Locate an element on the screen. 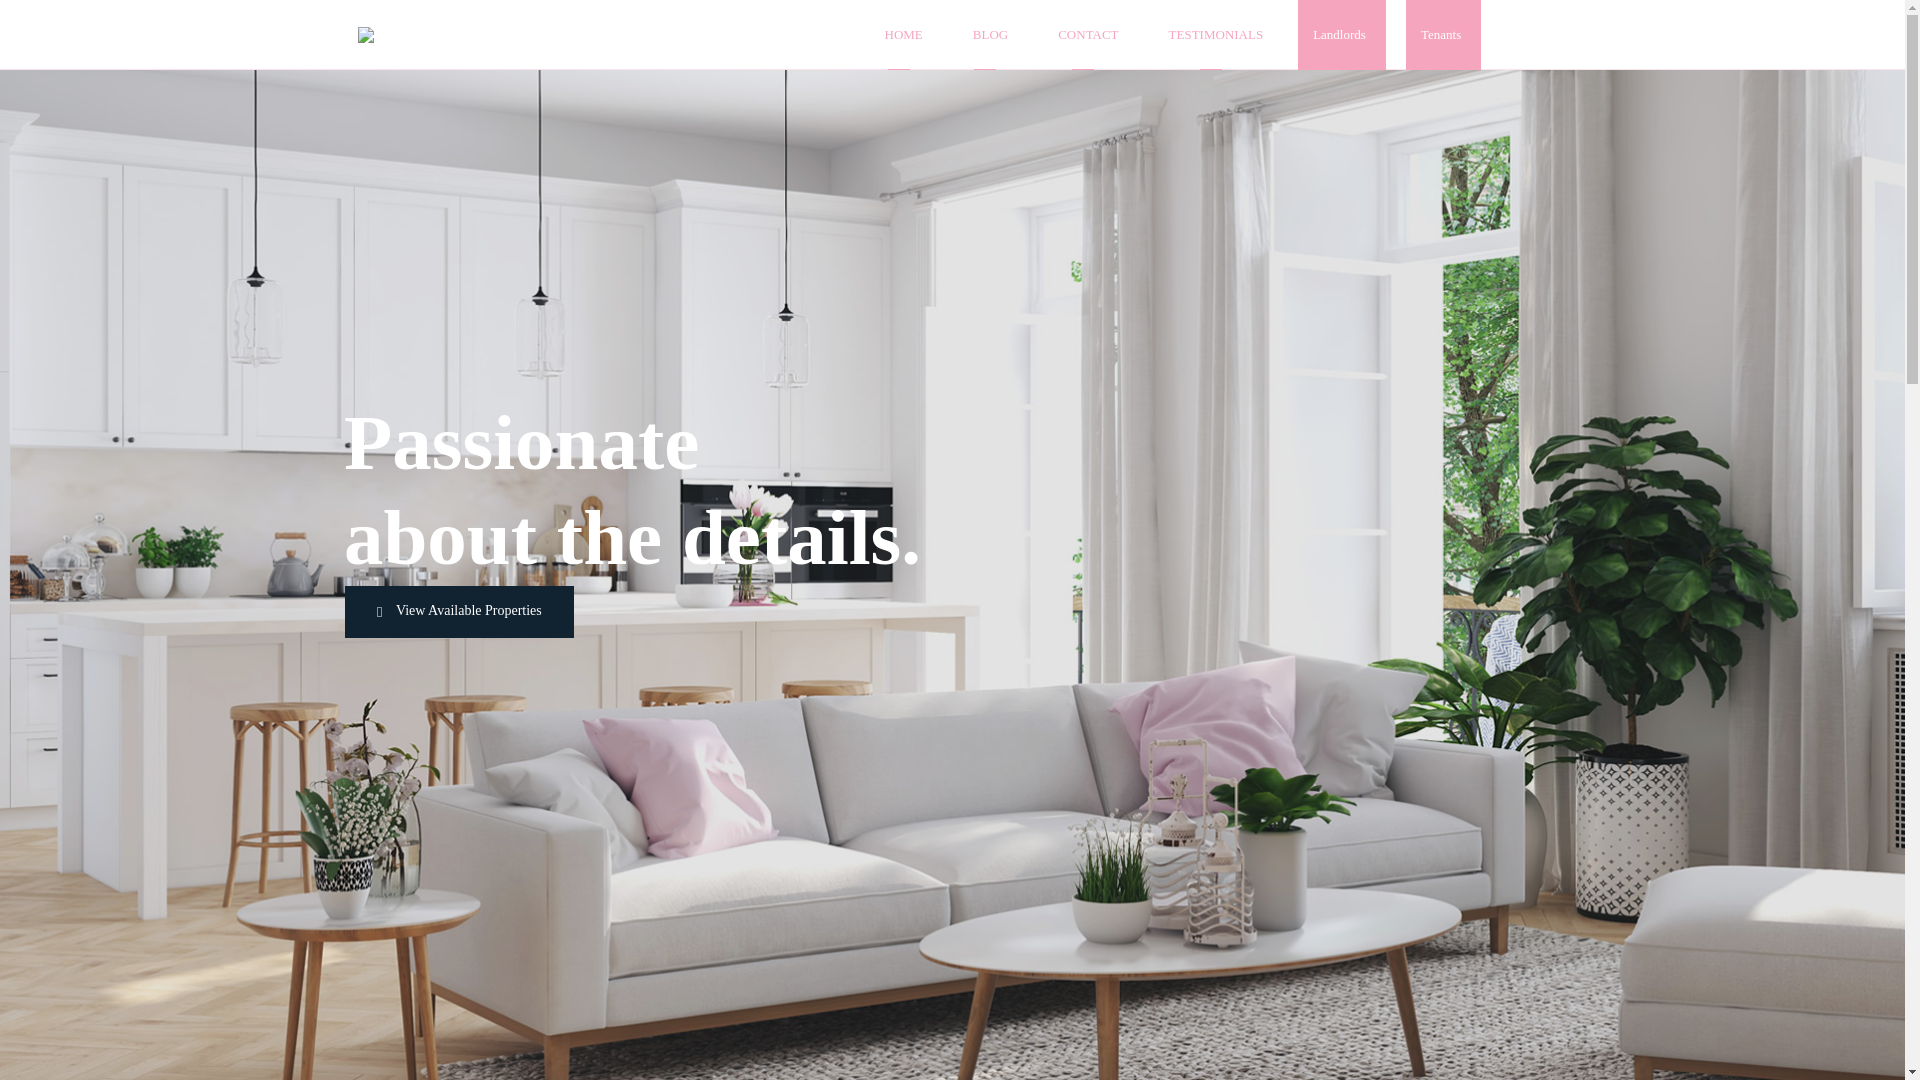 The height and width of the screenshot is (1080, 1920). 'Landlords' is located at coordinates (1342, 34).